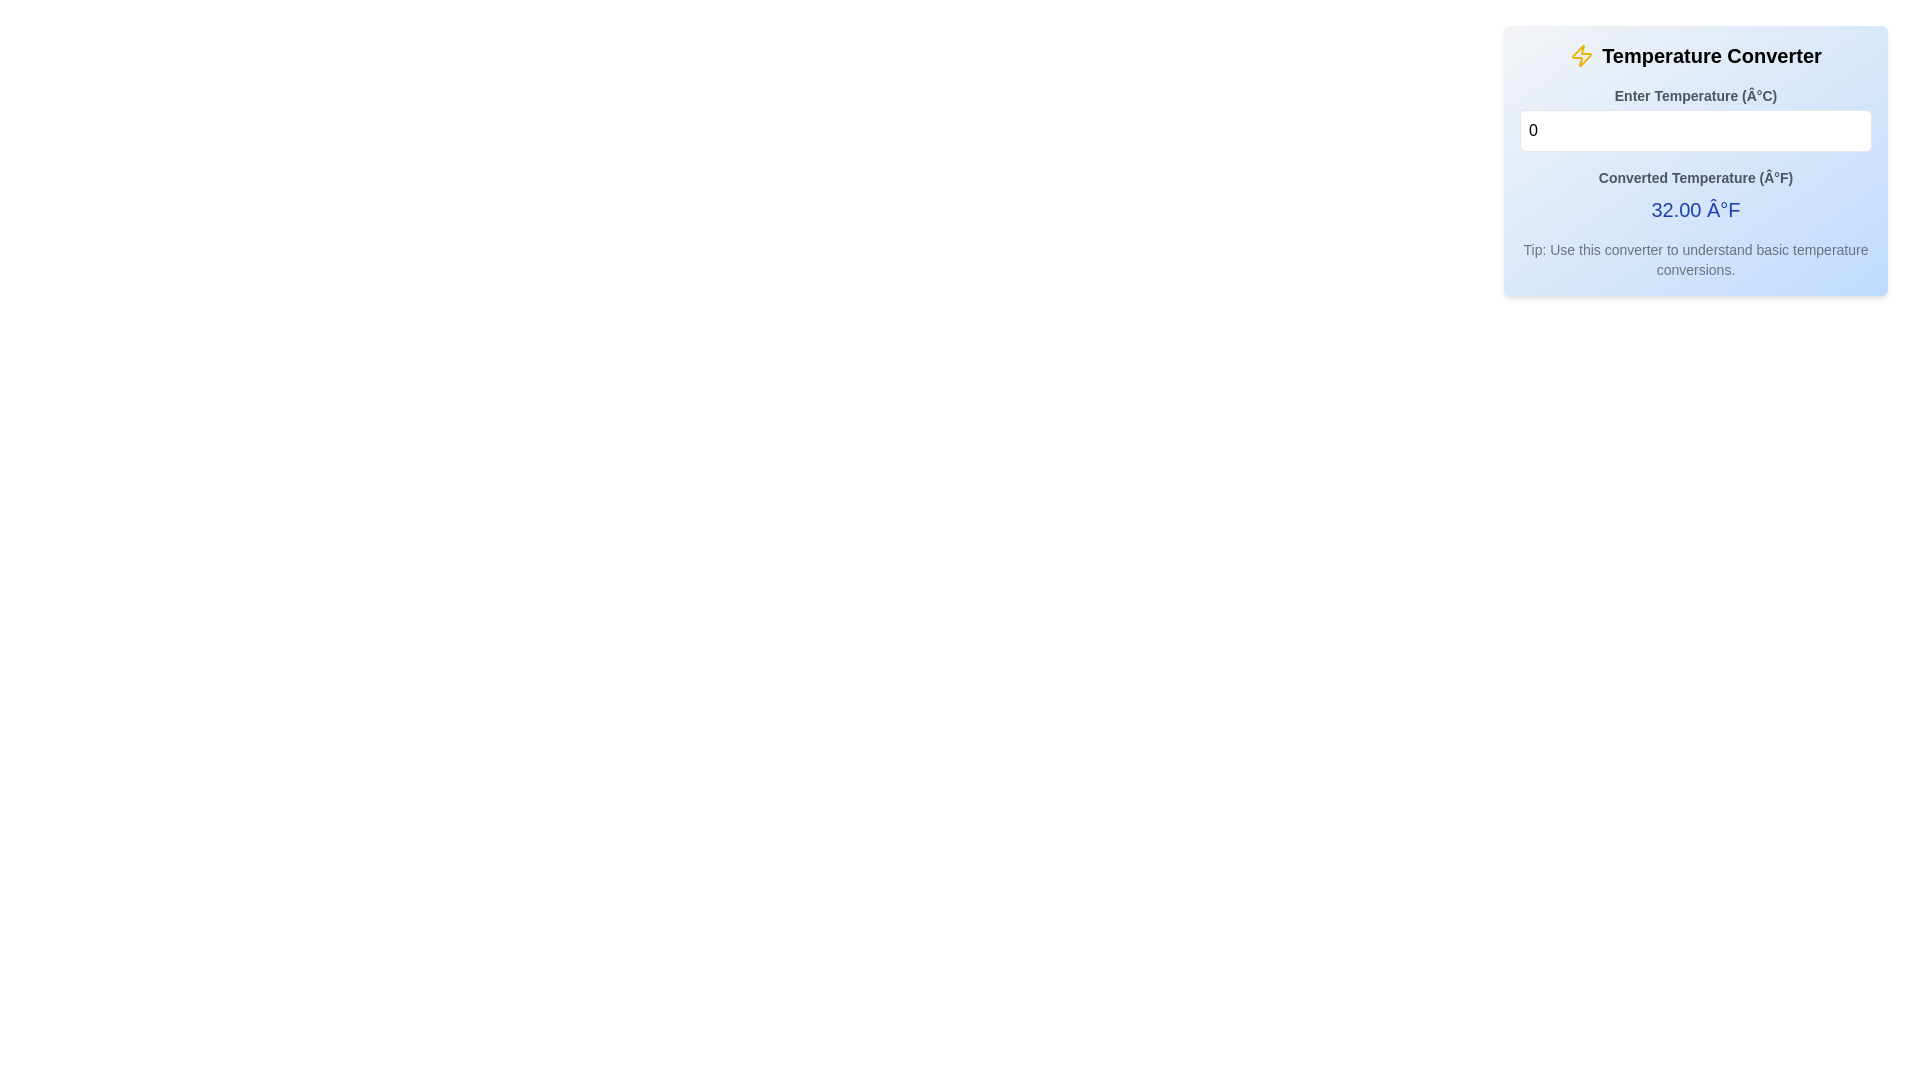 The height and width of the screenshot is (1080, 1920). I want to click on the text label indicating the converted temperature in Fahrenheit, located at the upper-middle of the temperature converter interface, so click(1694, 176).